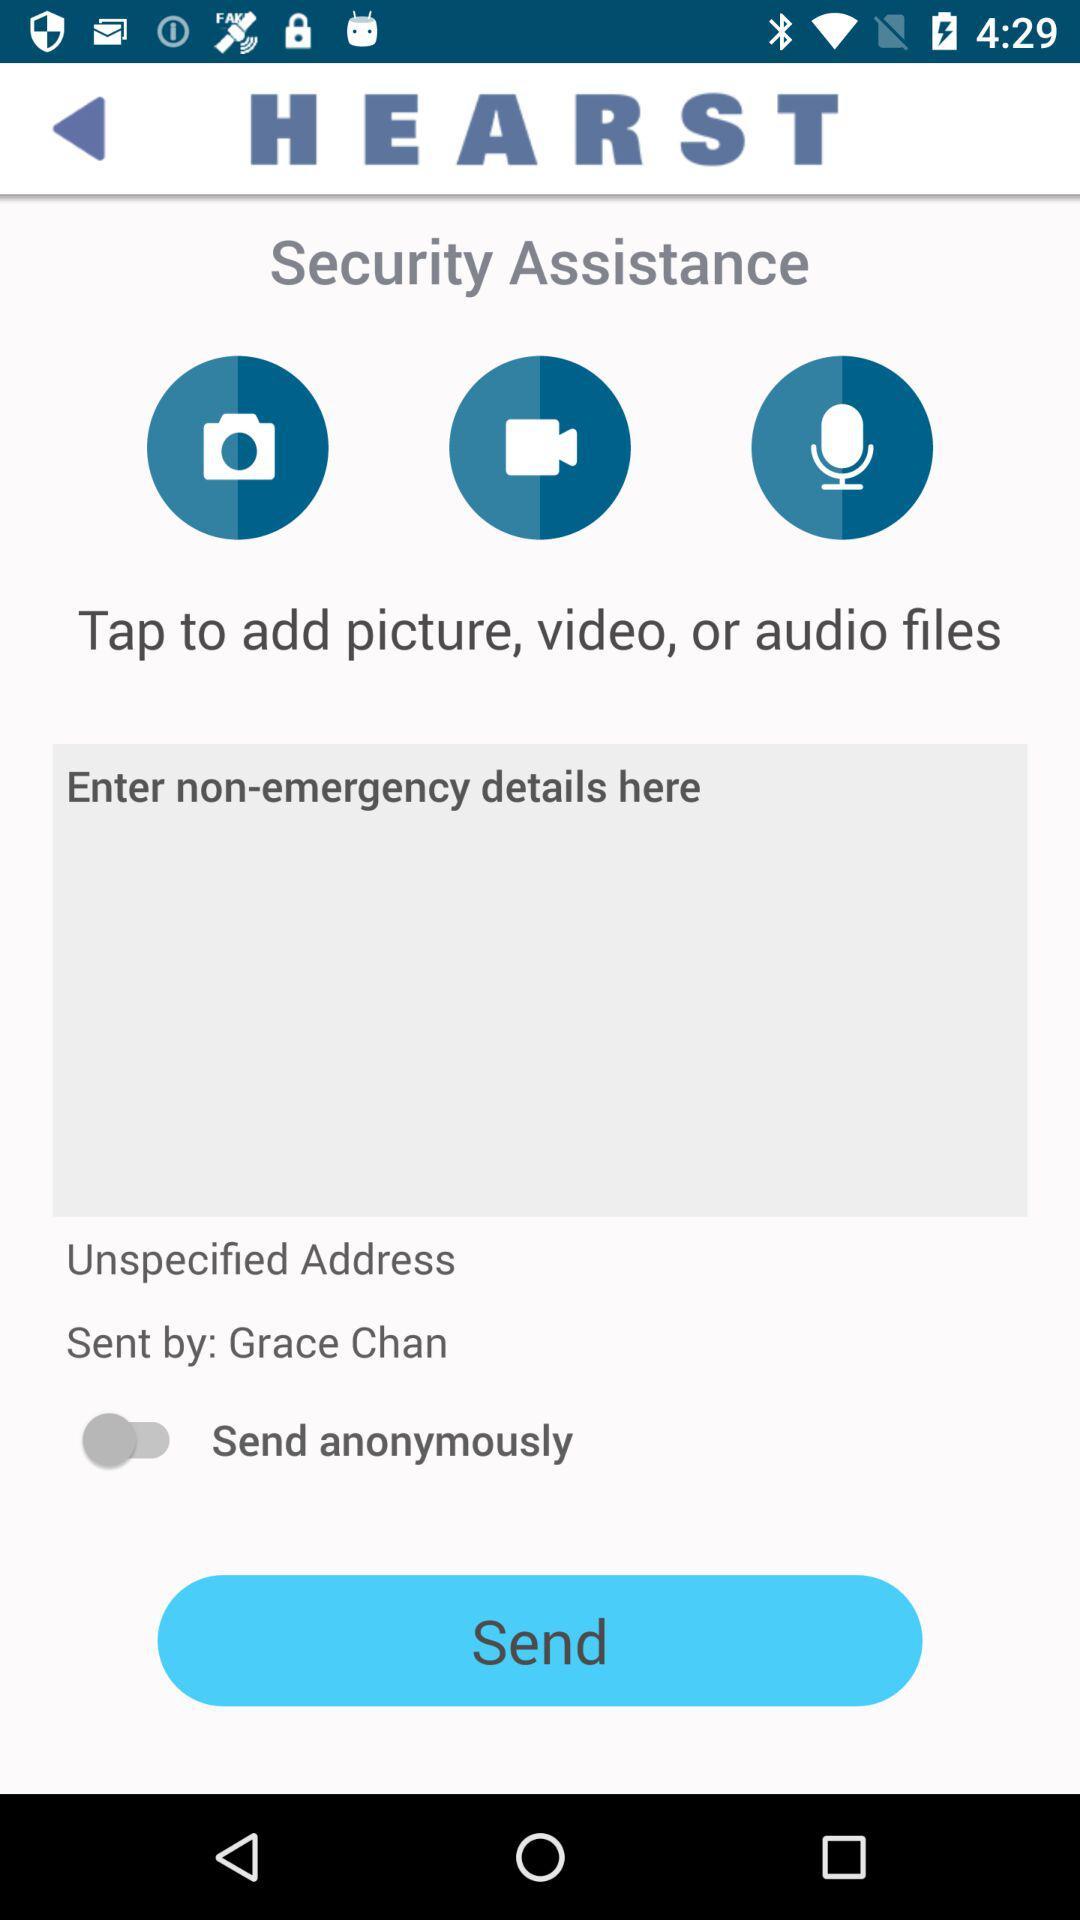 The image size is (1080, 1920). What do you see at coordinates (540, 980) in the screenshot?
I see `the item below the tap to add` at bounding box center [540, 980].